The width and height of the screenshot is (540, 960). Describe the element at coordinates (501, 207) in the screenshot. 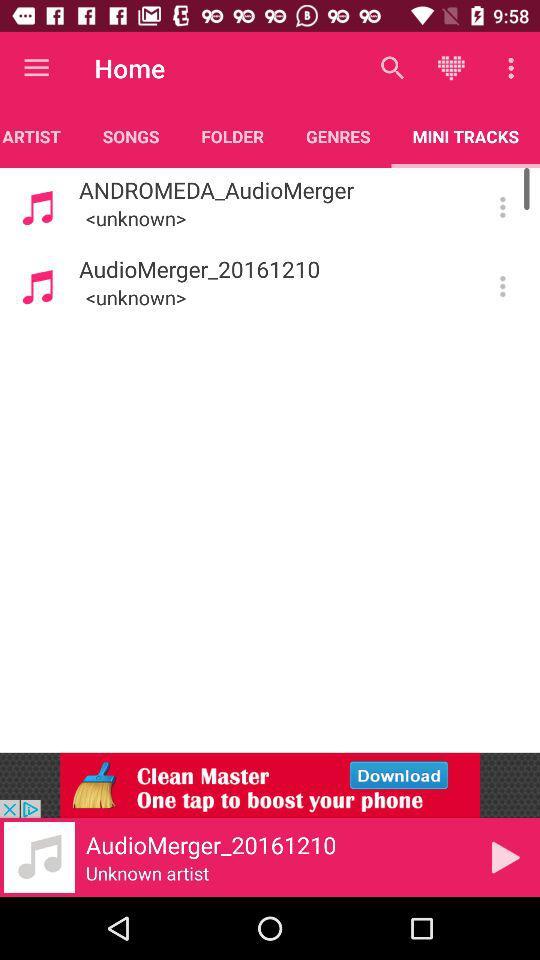

I see `more information and options about this` at that location.